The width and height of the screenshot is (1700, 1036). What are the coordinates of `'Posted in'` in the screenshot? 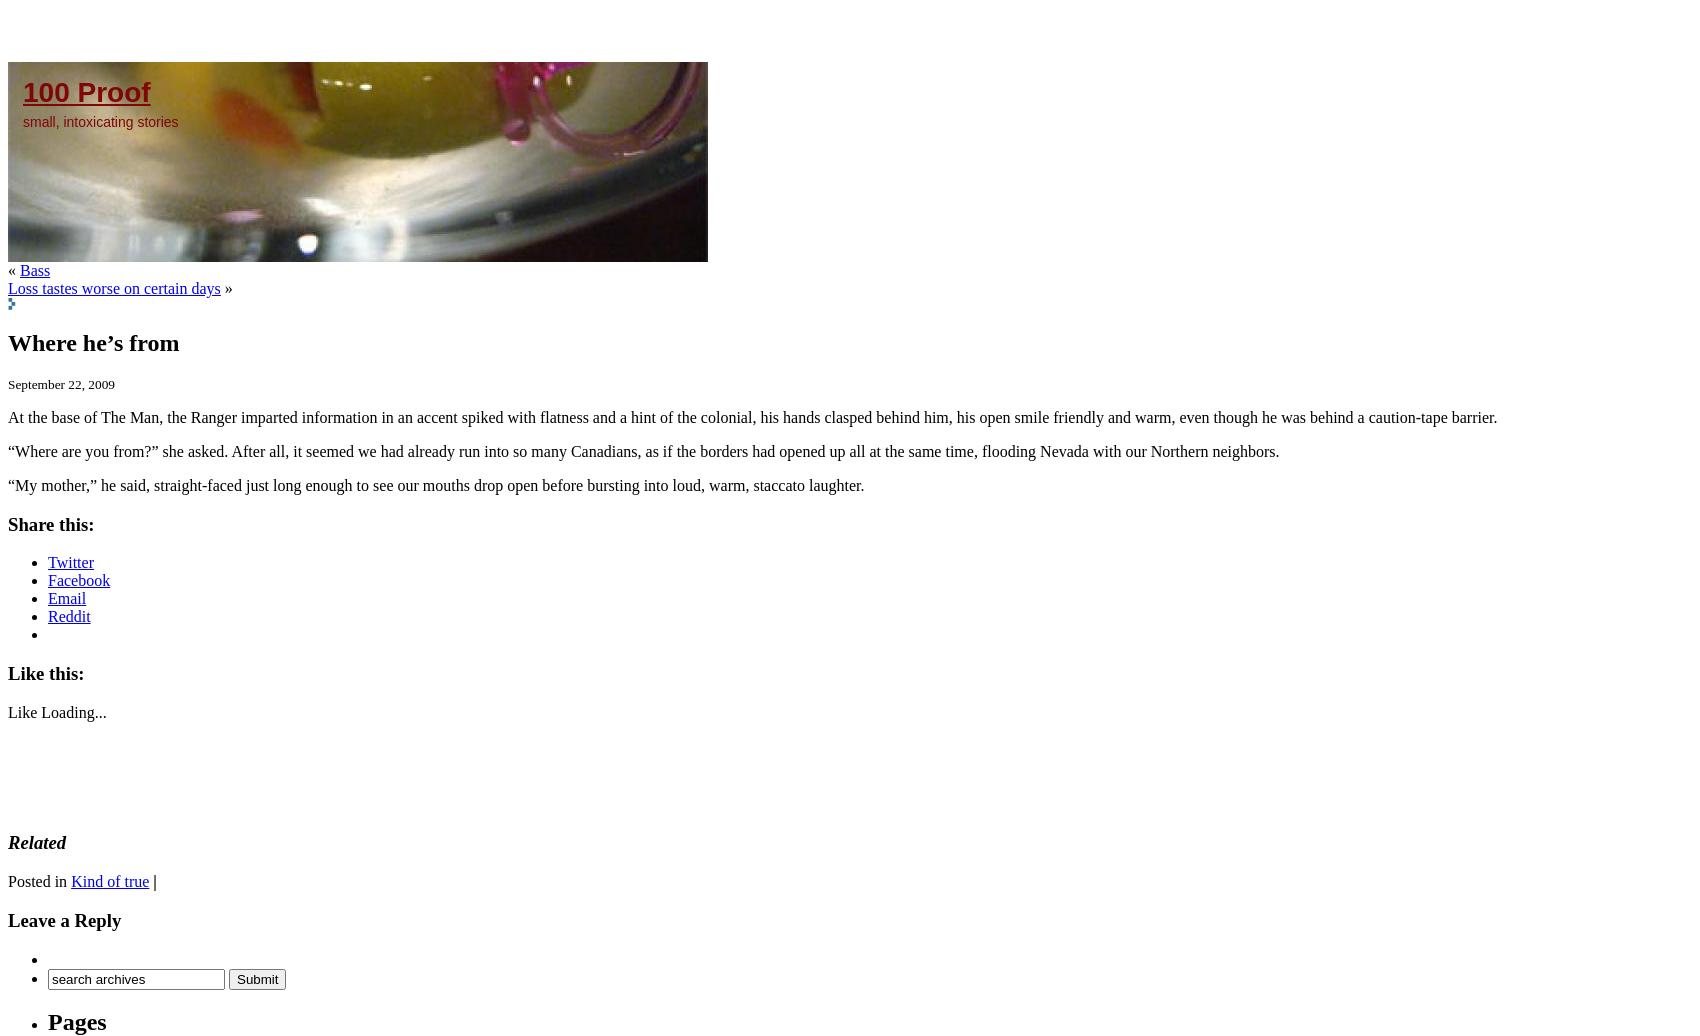 It's located at (7, 881).